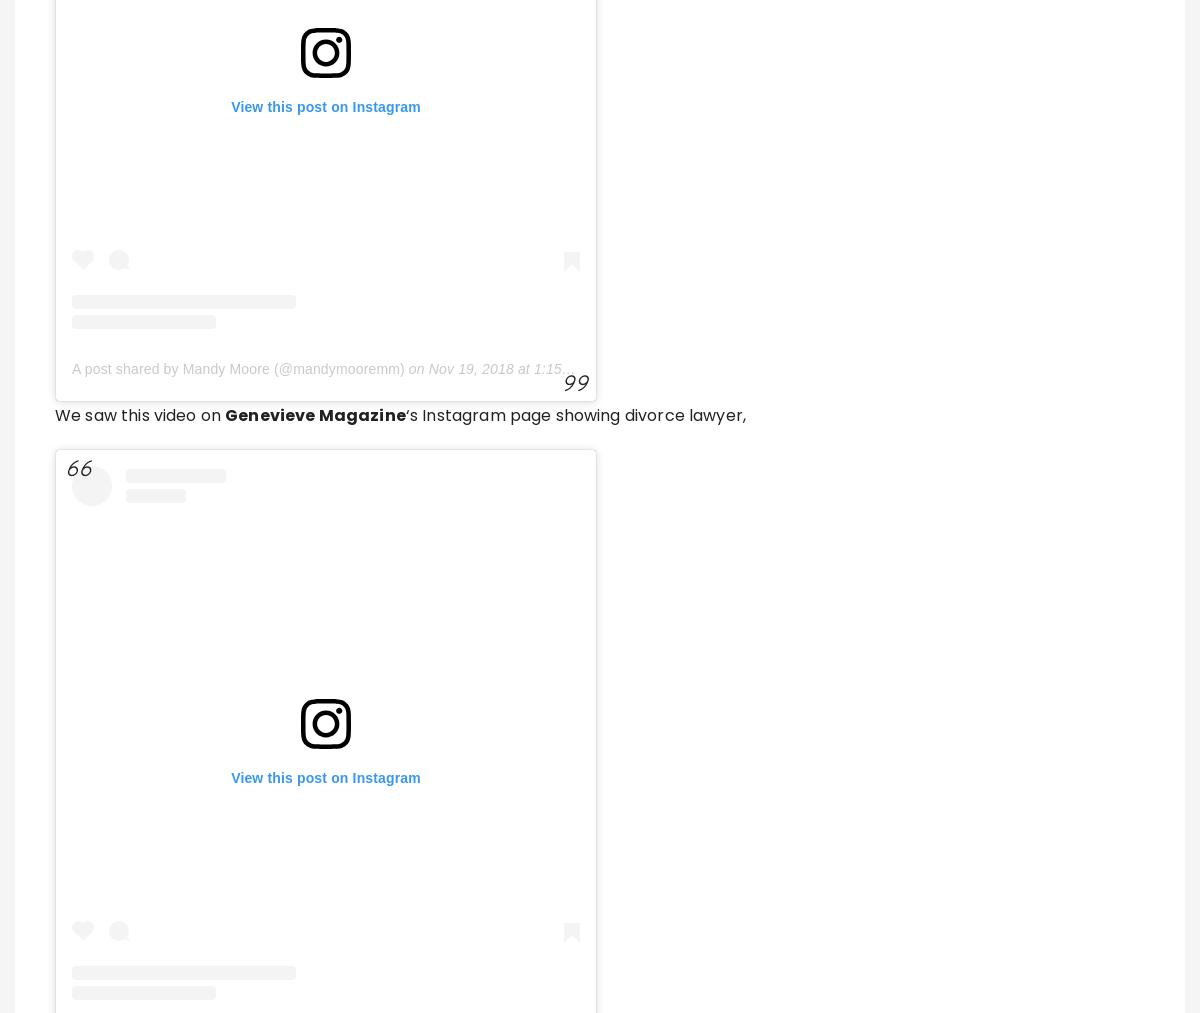 This screenshot has width=1200, height=1013. I want to click on 'on', so click(440, 198).